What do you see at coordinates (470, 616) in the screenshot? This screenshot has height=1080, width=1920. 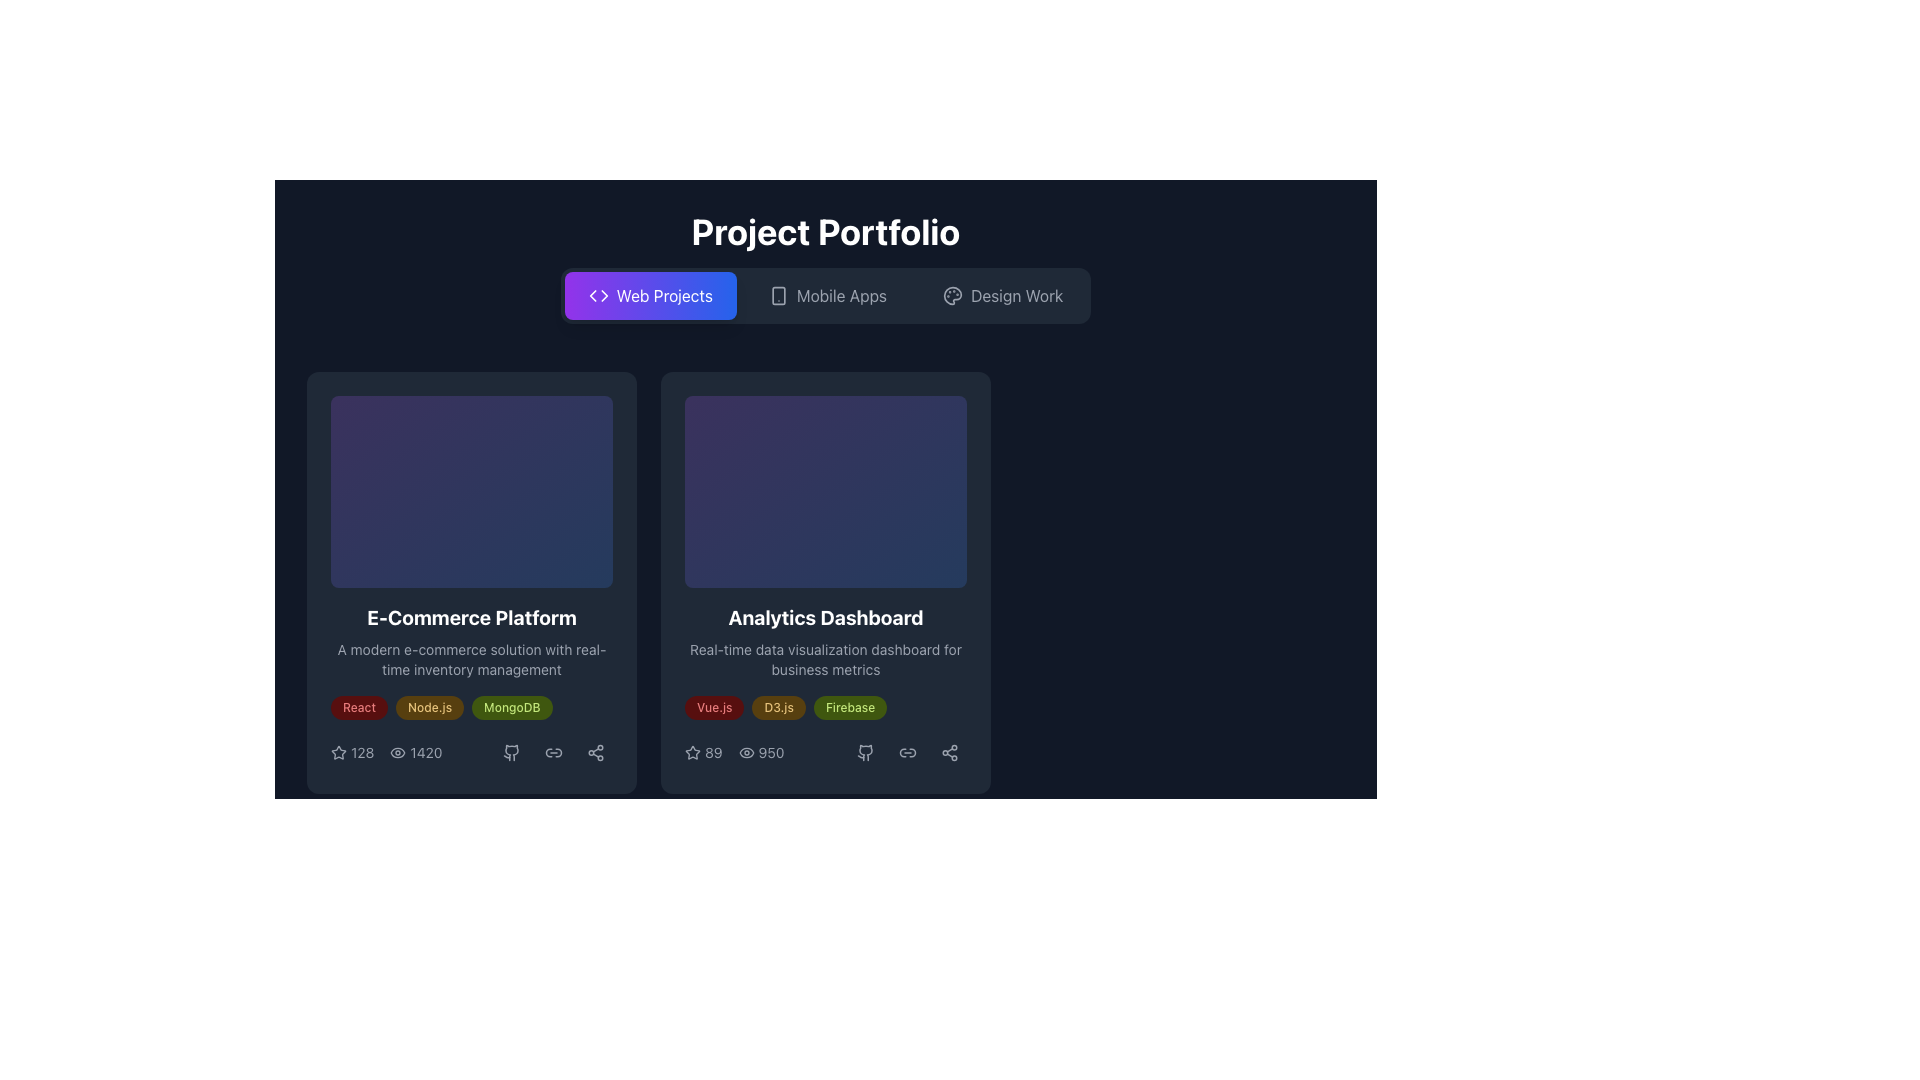 I see `the text block displaying the title 'E-Commerce Platform' in bold, extra-large font for copying` at bounding box center [470, 616].